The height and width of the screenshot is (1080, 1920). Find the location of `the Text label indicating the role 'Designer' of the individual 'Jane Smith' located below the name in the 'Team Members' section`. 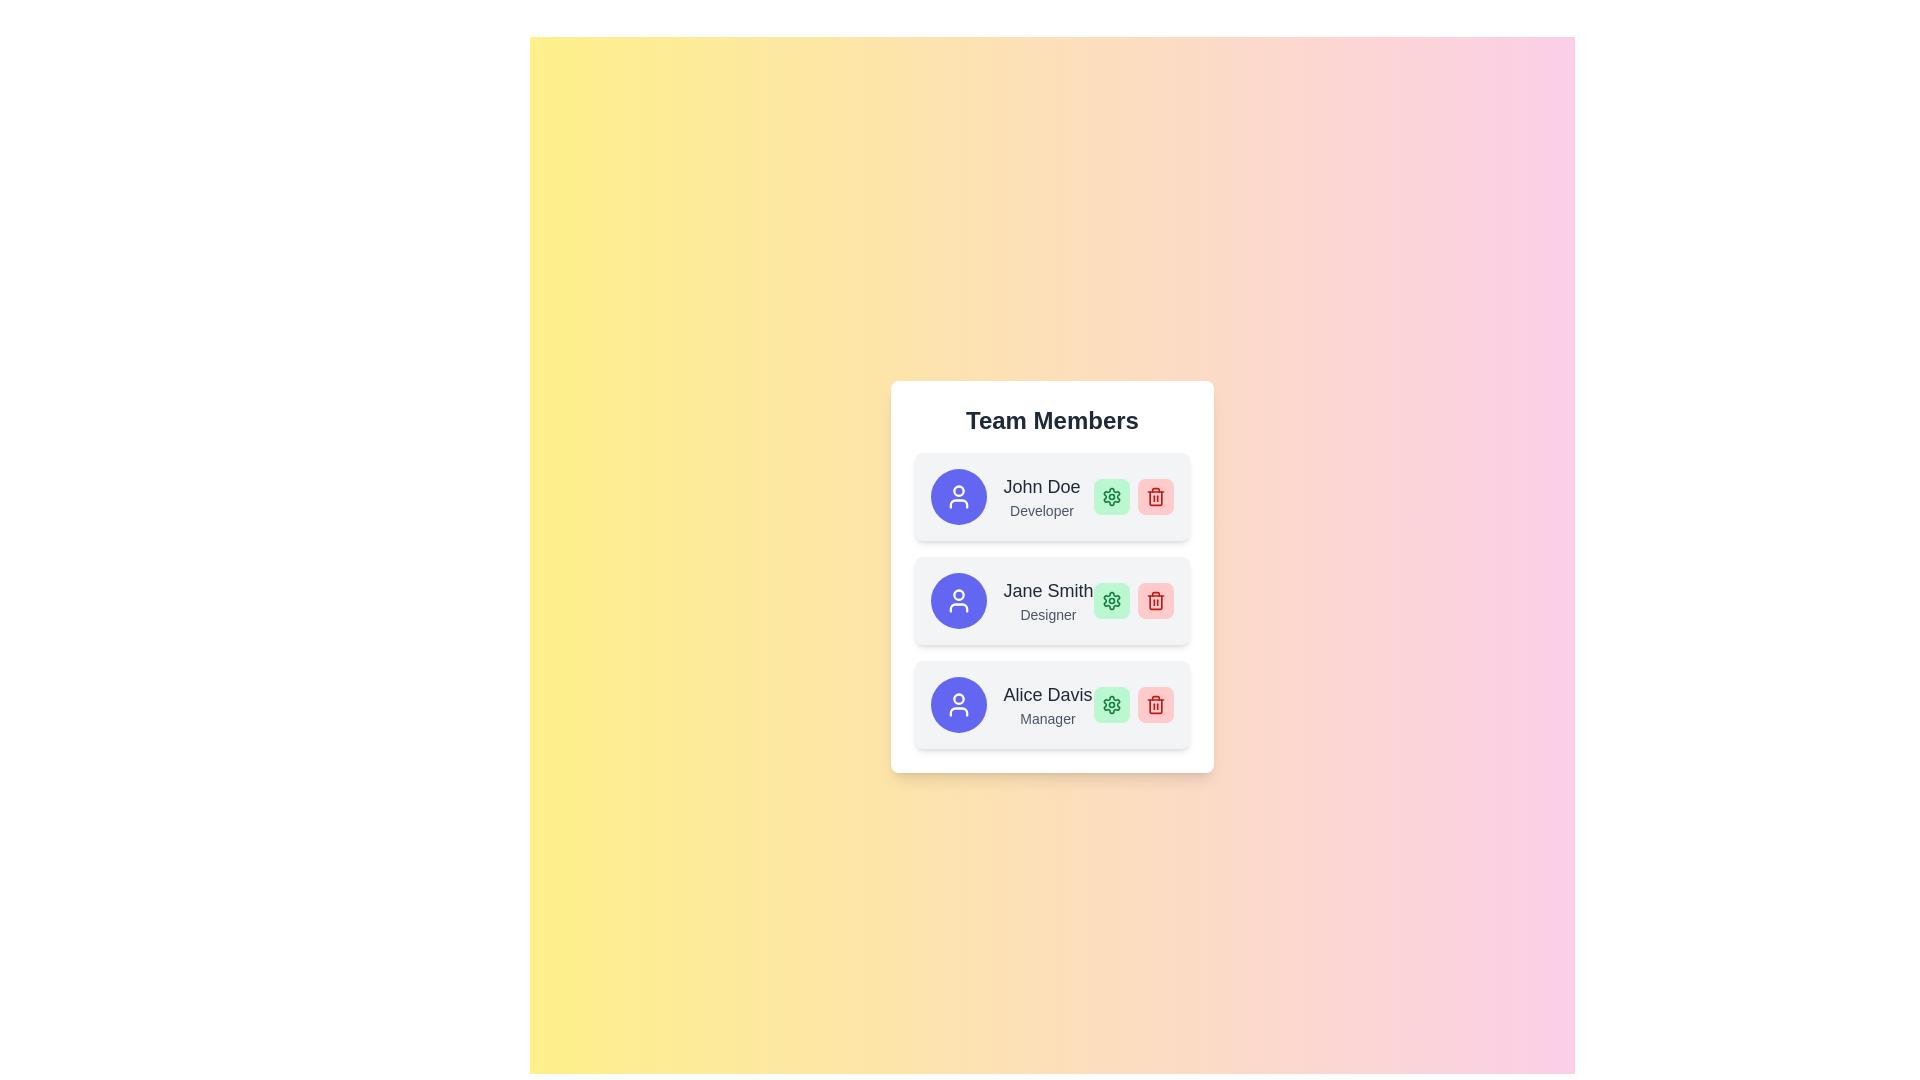

the Text label indicating the role 'Designer' of the individual 'Jane Smith' located below the name in the 'Team Members' section is located at coordinates (1047, 613).